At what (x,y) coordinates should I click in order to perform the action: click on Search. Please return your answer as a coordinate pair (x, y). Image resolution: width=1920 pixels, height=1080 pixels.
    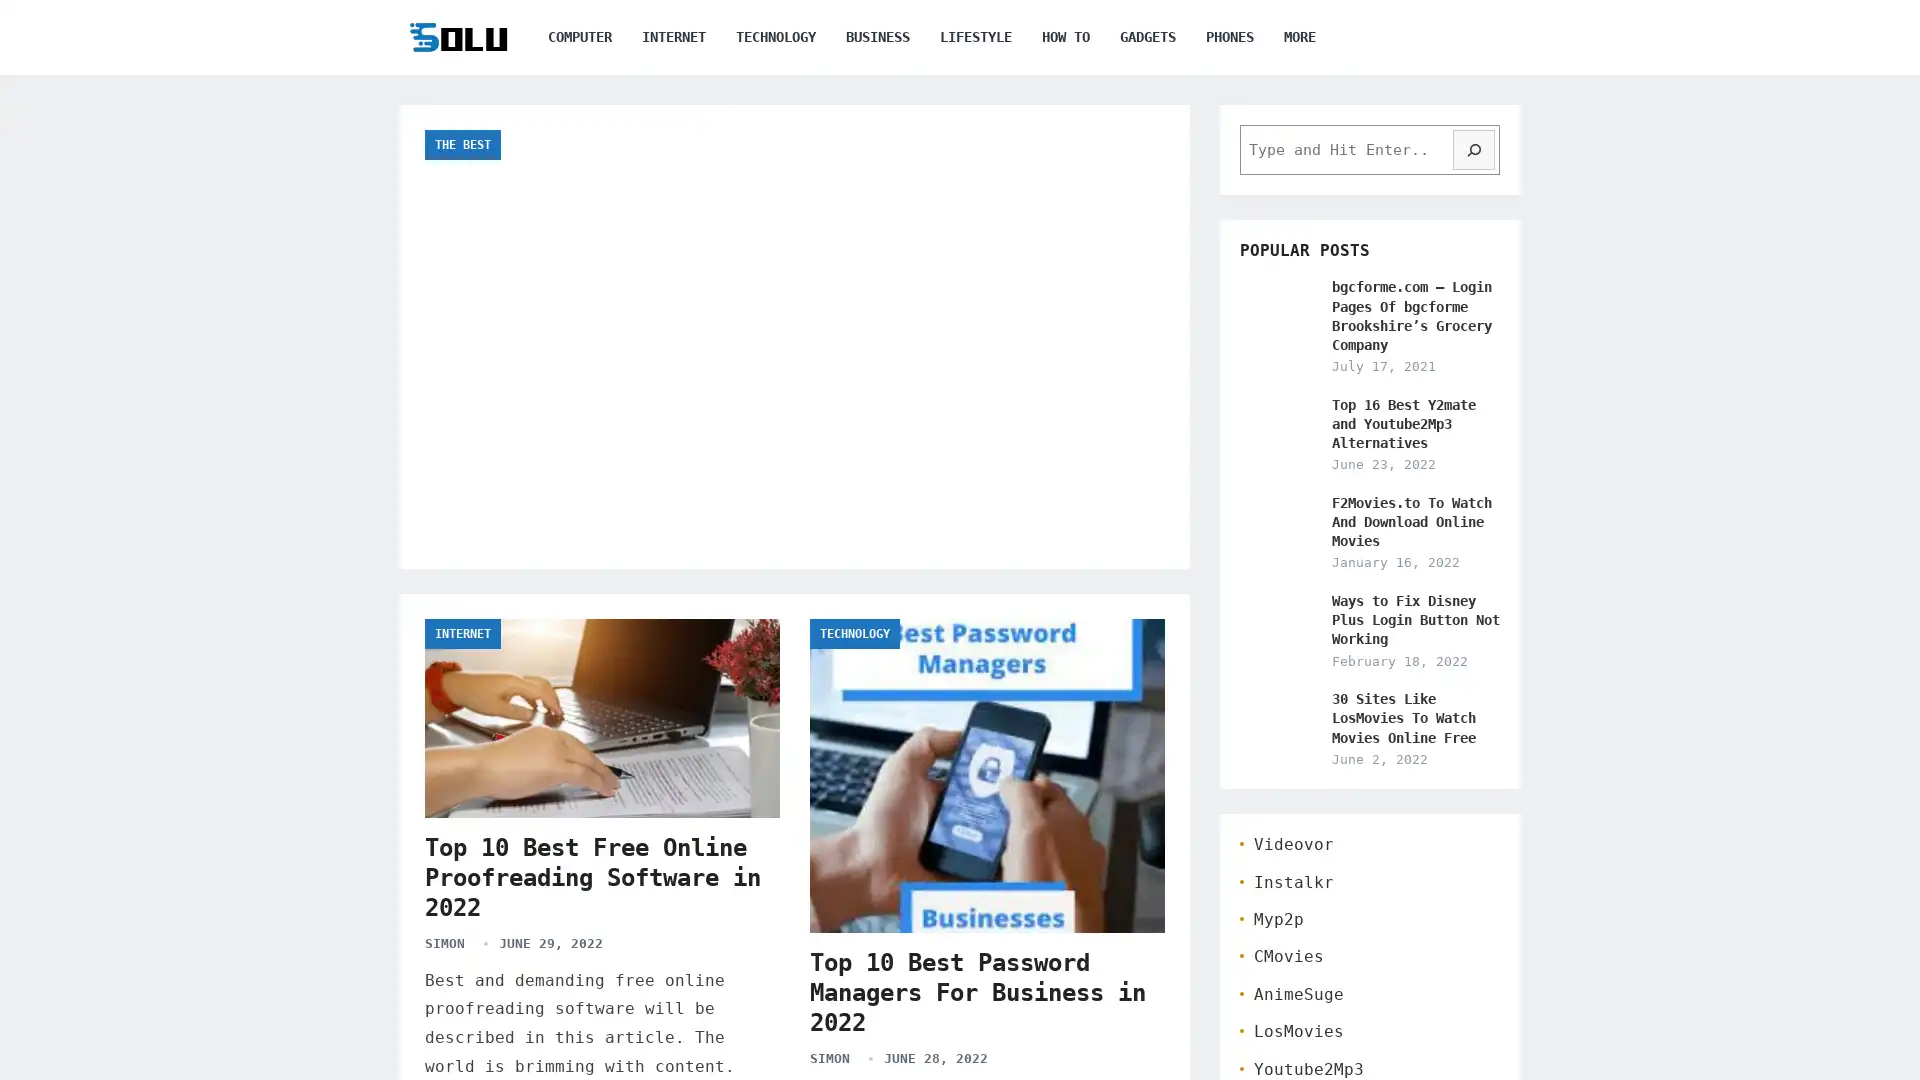
    Looking at the image, I should click on (1473, 149).